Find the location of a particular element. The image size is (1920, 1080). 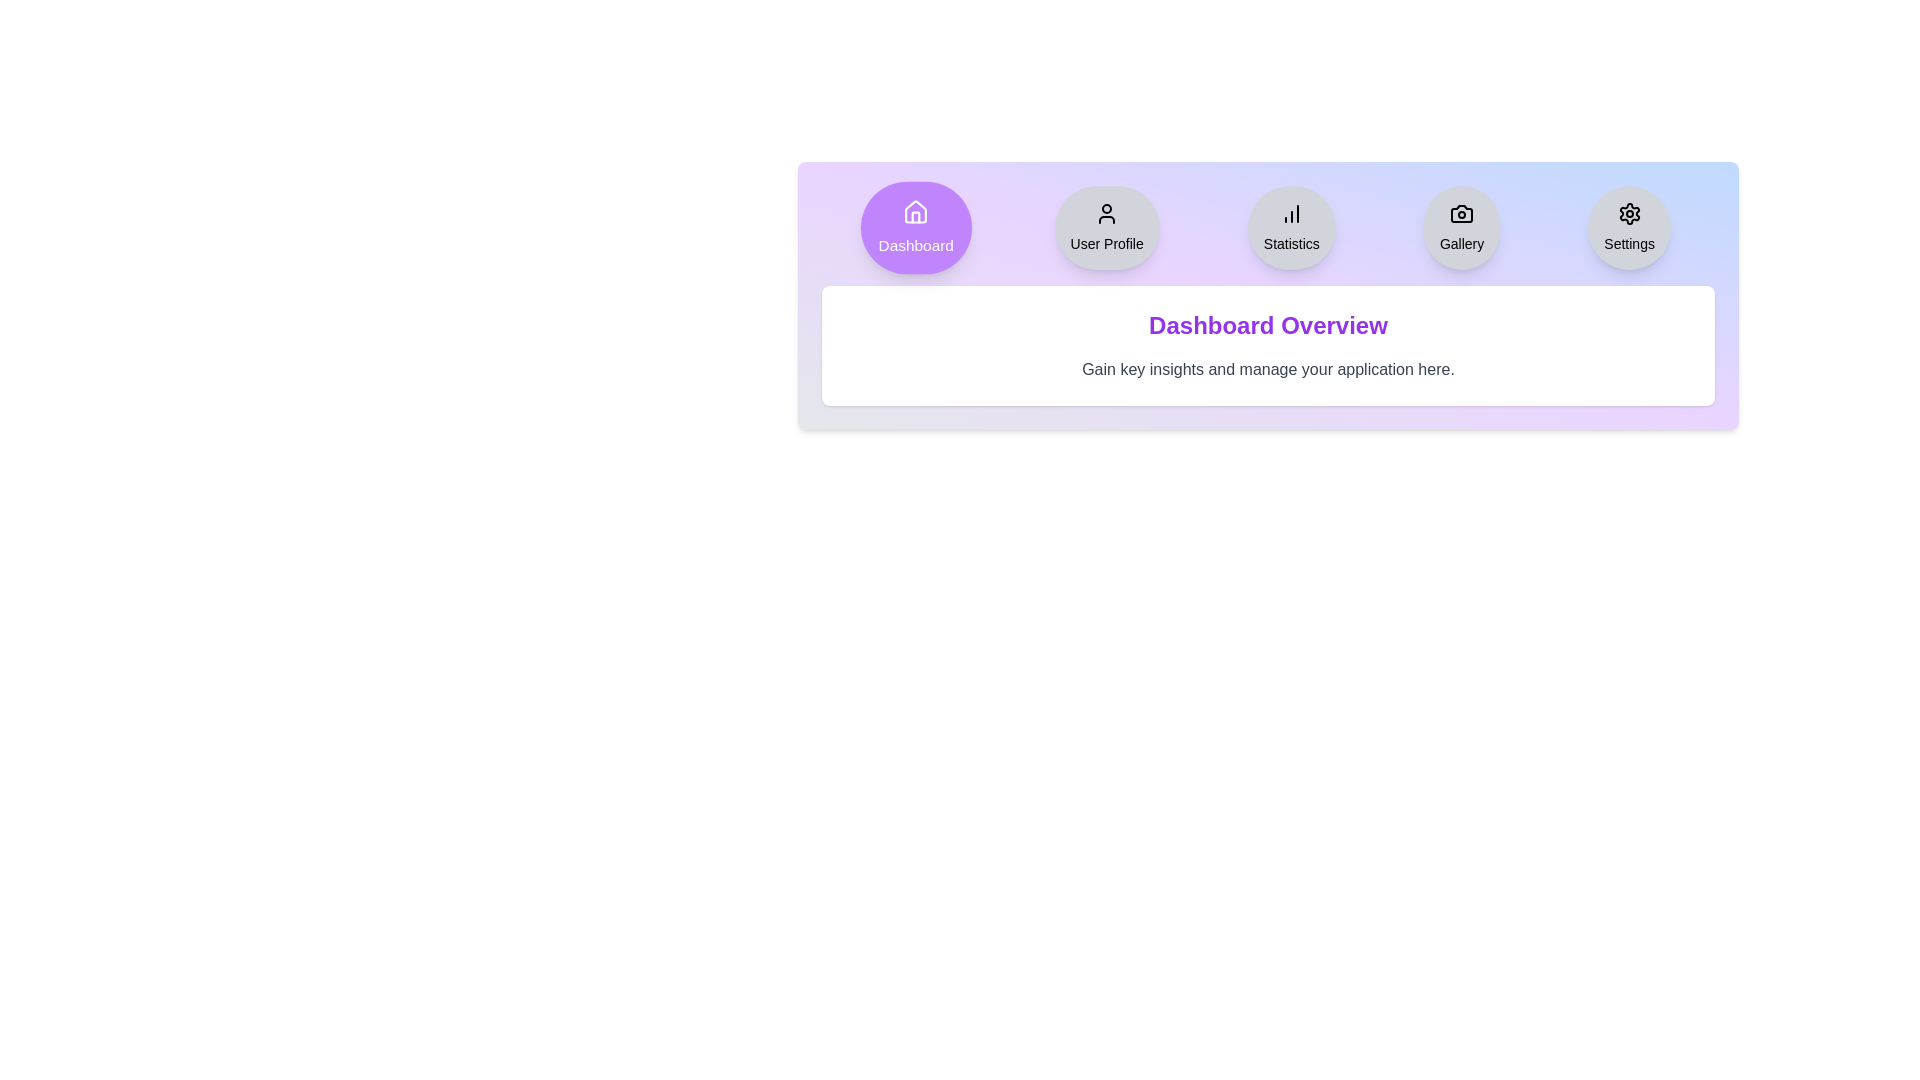

text of the 'Dashboard' label located centrally below the circular button with a purple background and a white home icon is located at coordinates (915, 244).